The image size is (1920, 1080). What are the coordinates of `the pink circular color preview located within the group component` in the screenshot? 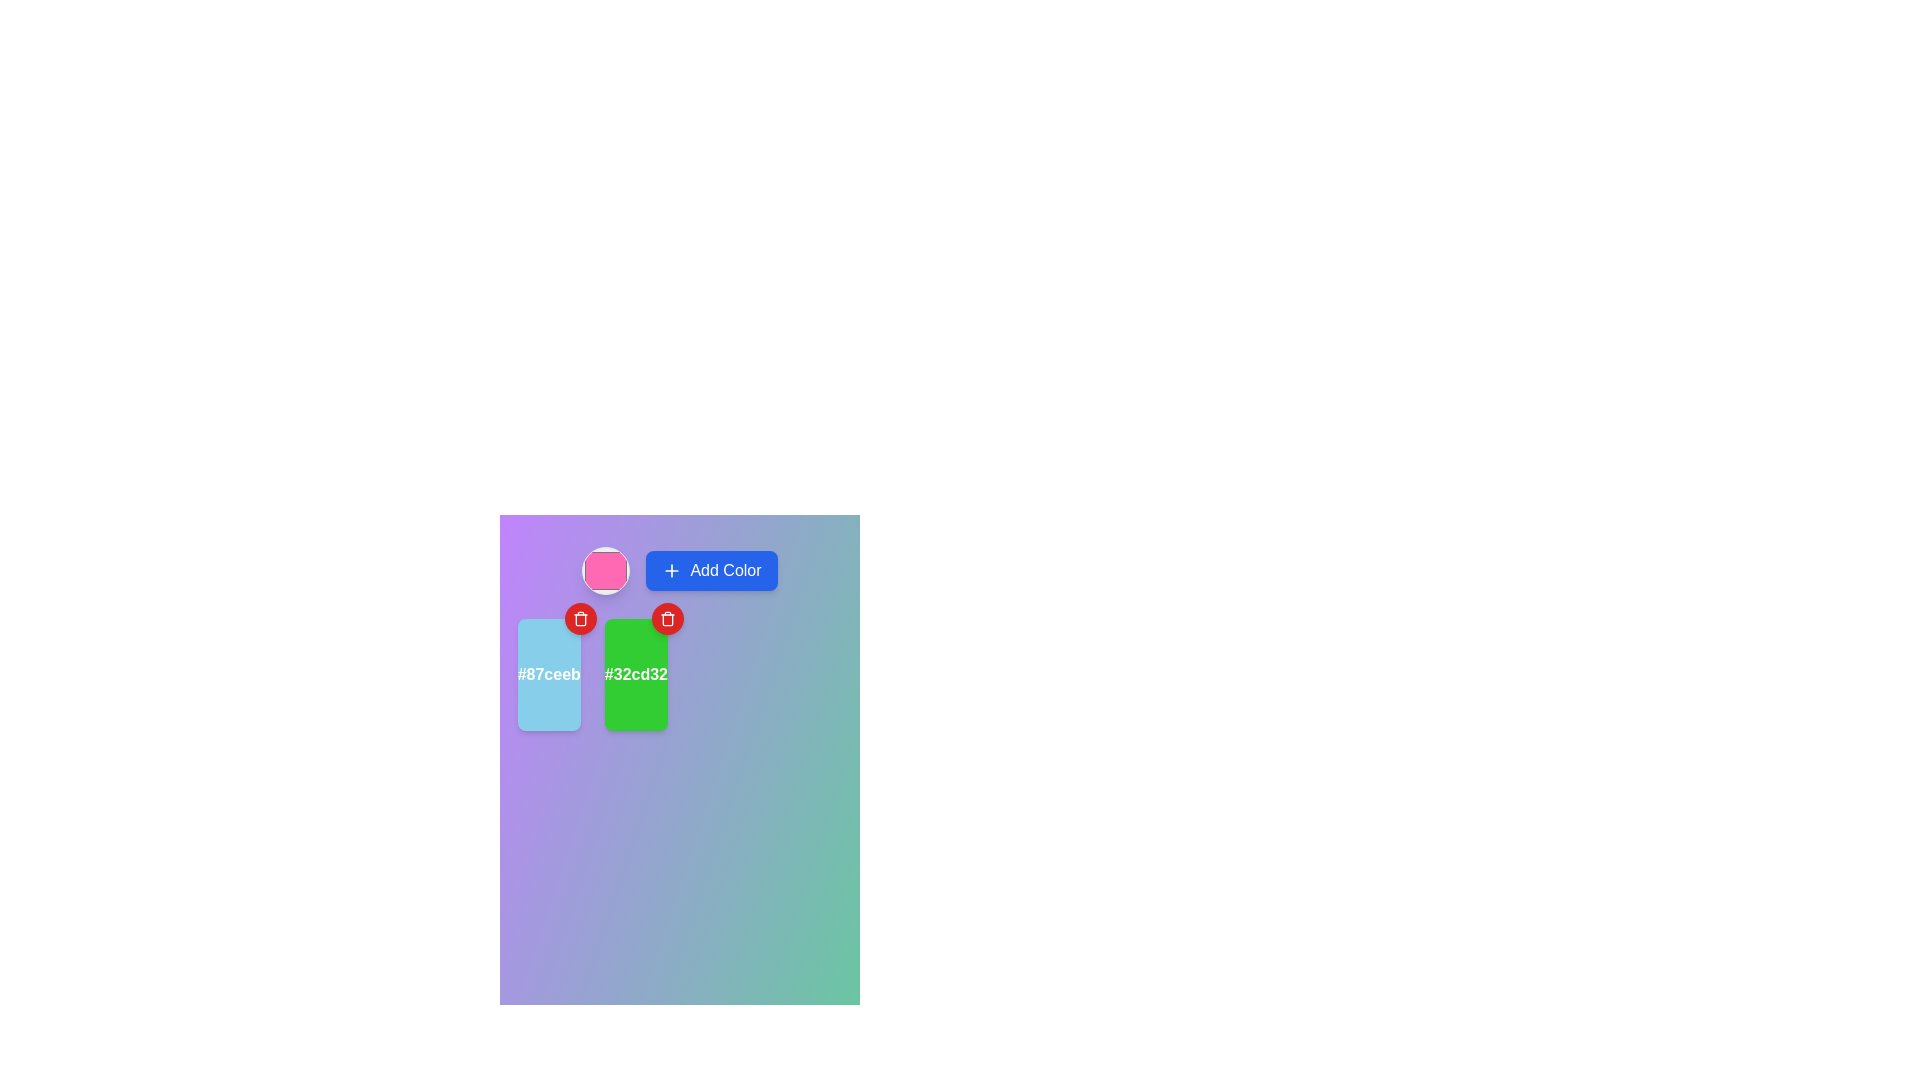 It's located at (680, 570).